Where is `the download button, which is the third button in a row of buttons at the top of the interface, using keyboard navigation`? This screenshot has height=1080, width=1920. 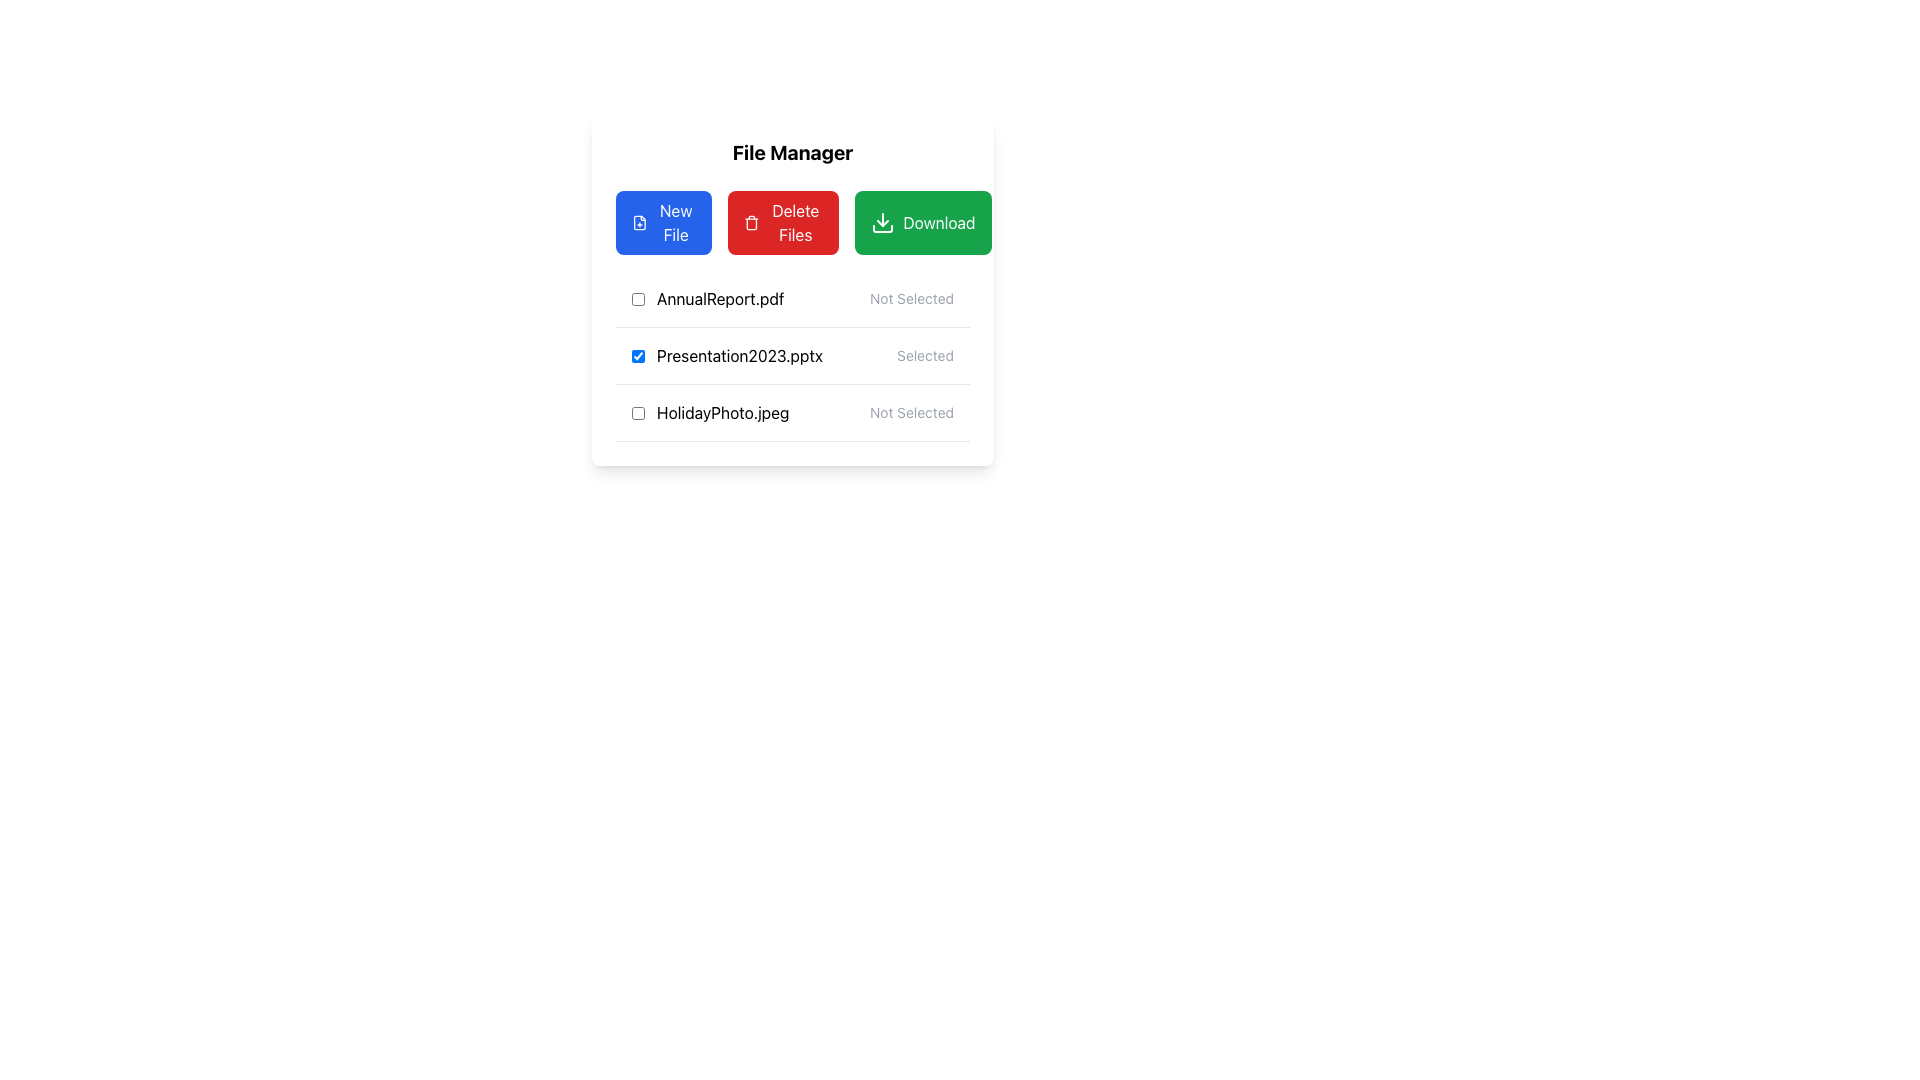
the download button, which is the third button in a row of buttons at the top of the interface, using keyboard navigation is located at coordinates (922, 223).